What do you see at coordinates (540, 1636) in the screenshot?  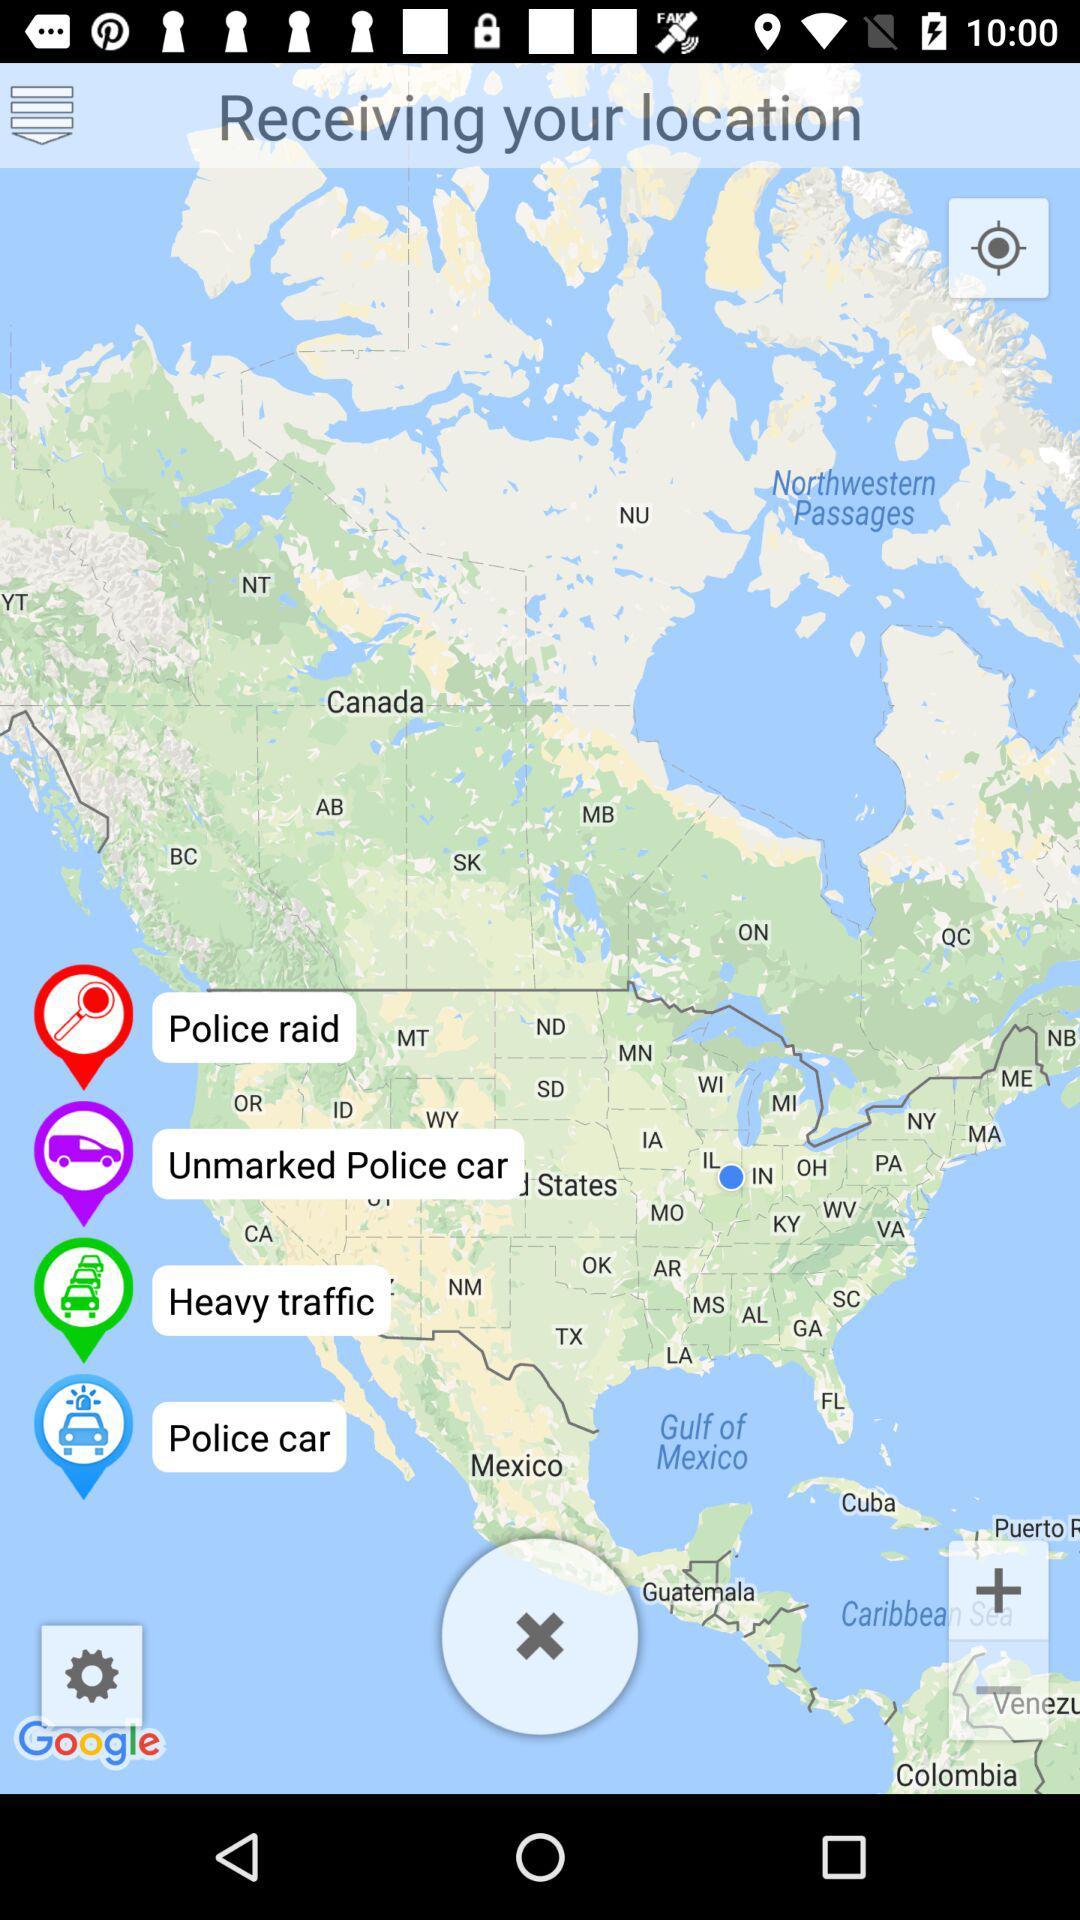 I see `exit` at bounding box center [540, 1636].